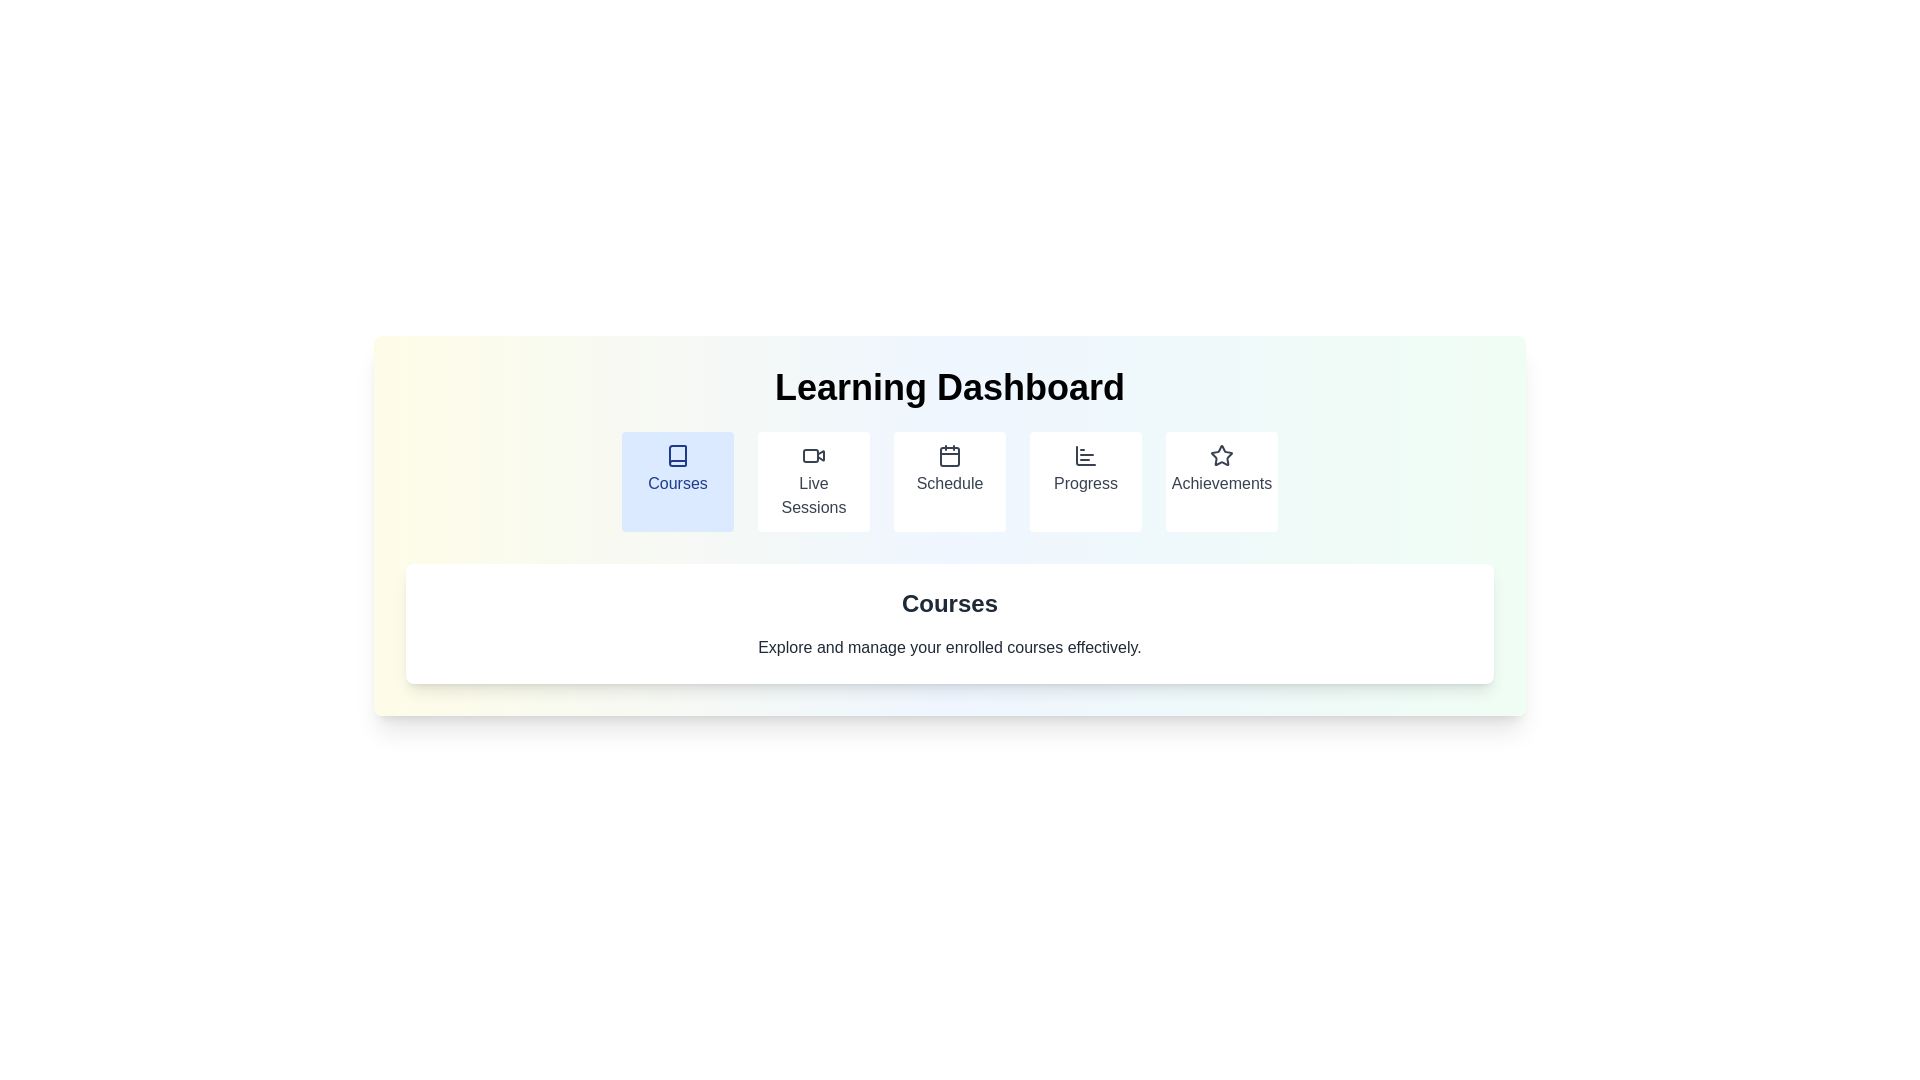  What do you see at coordinates (949, 603) in the screenshot?
I see `the 'Courses' section header text, which is prominently styled in bold and large font, positioned centrally on a white card-like feature above the descriptive text` at bounding box center [949, 603].